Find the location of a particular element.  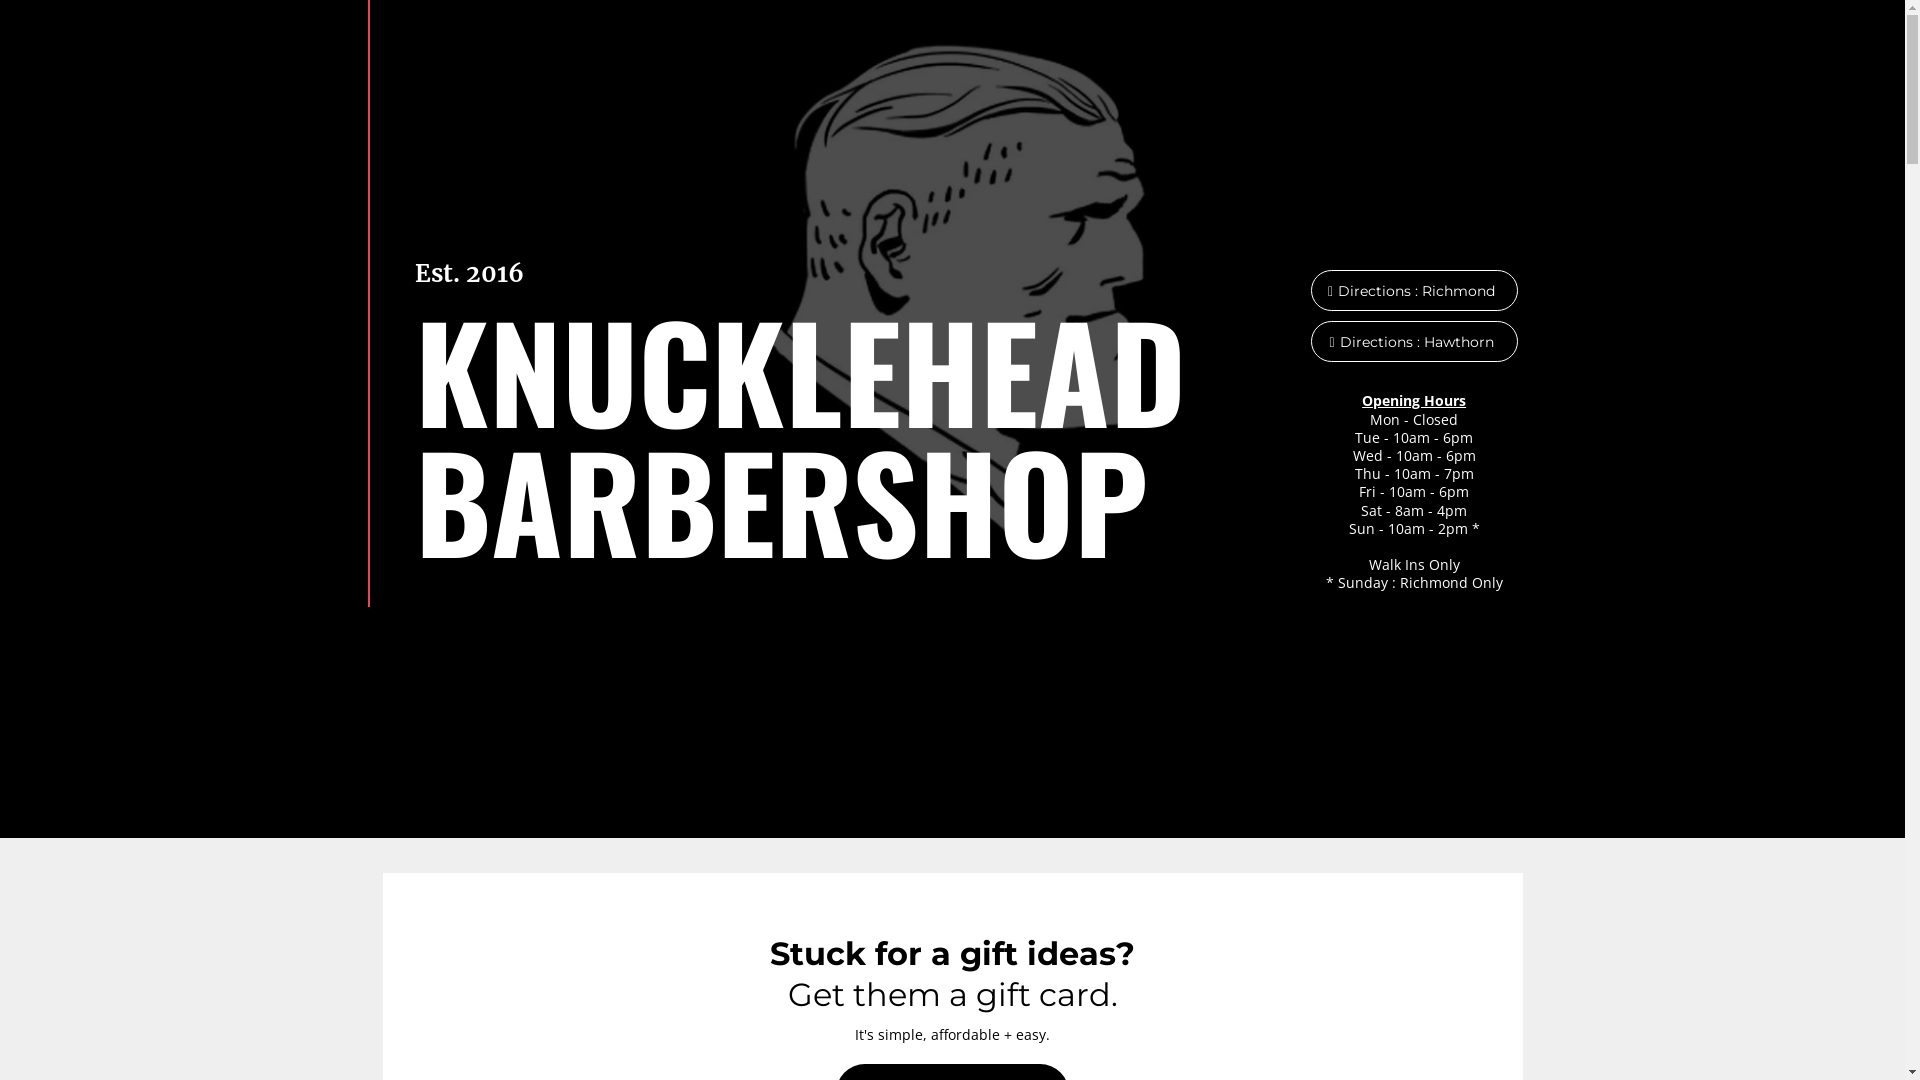

'Directions : Richmond' is located at coordinates (1413, 290).